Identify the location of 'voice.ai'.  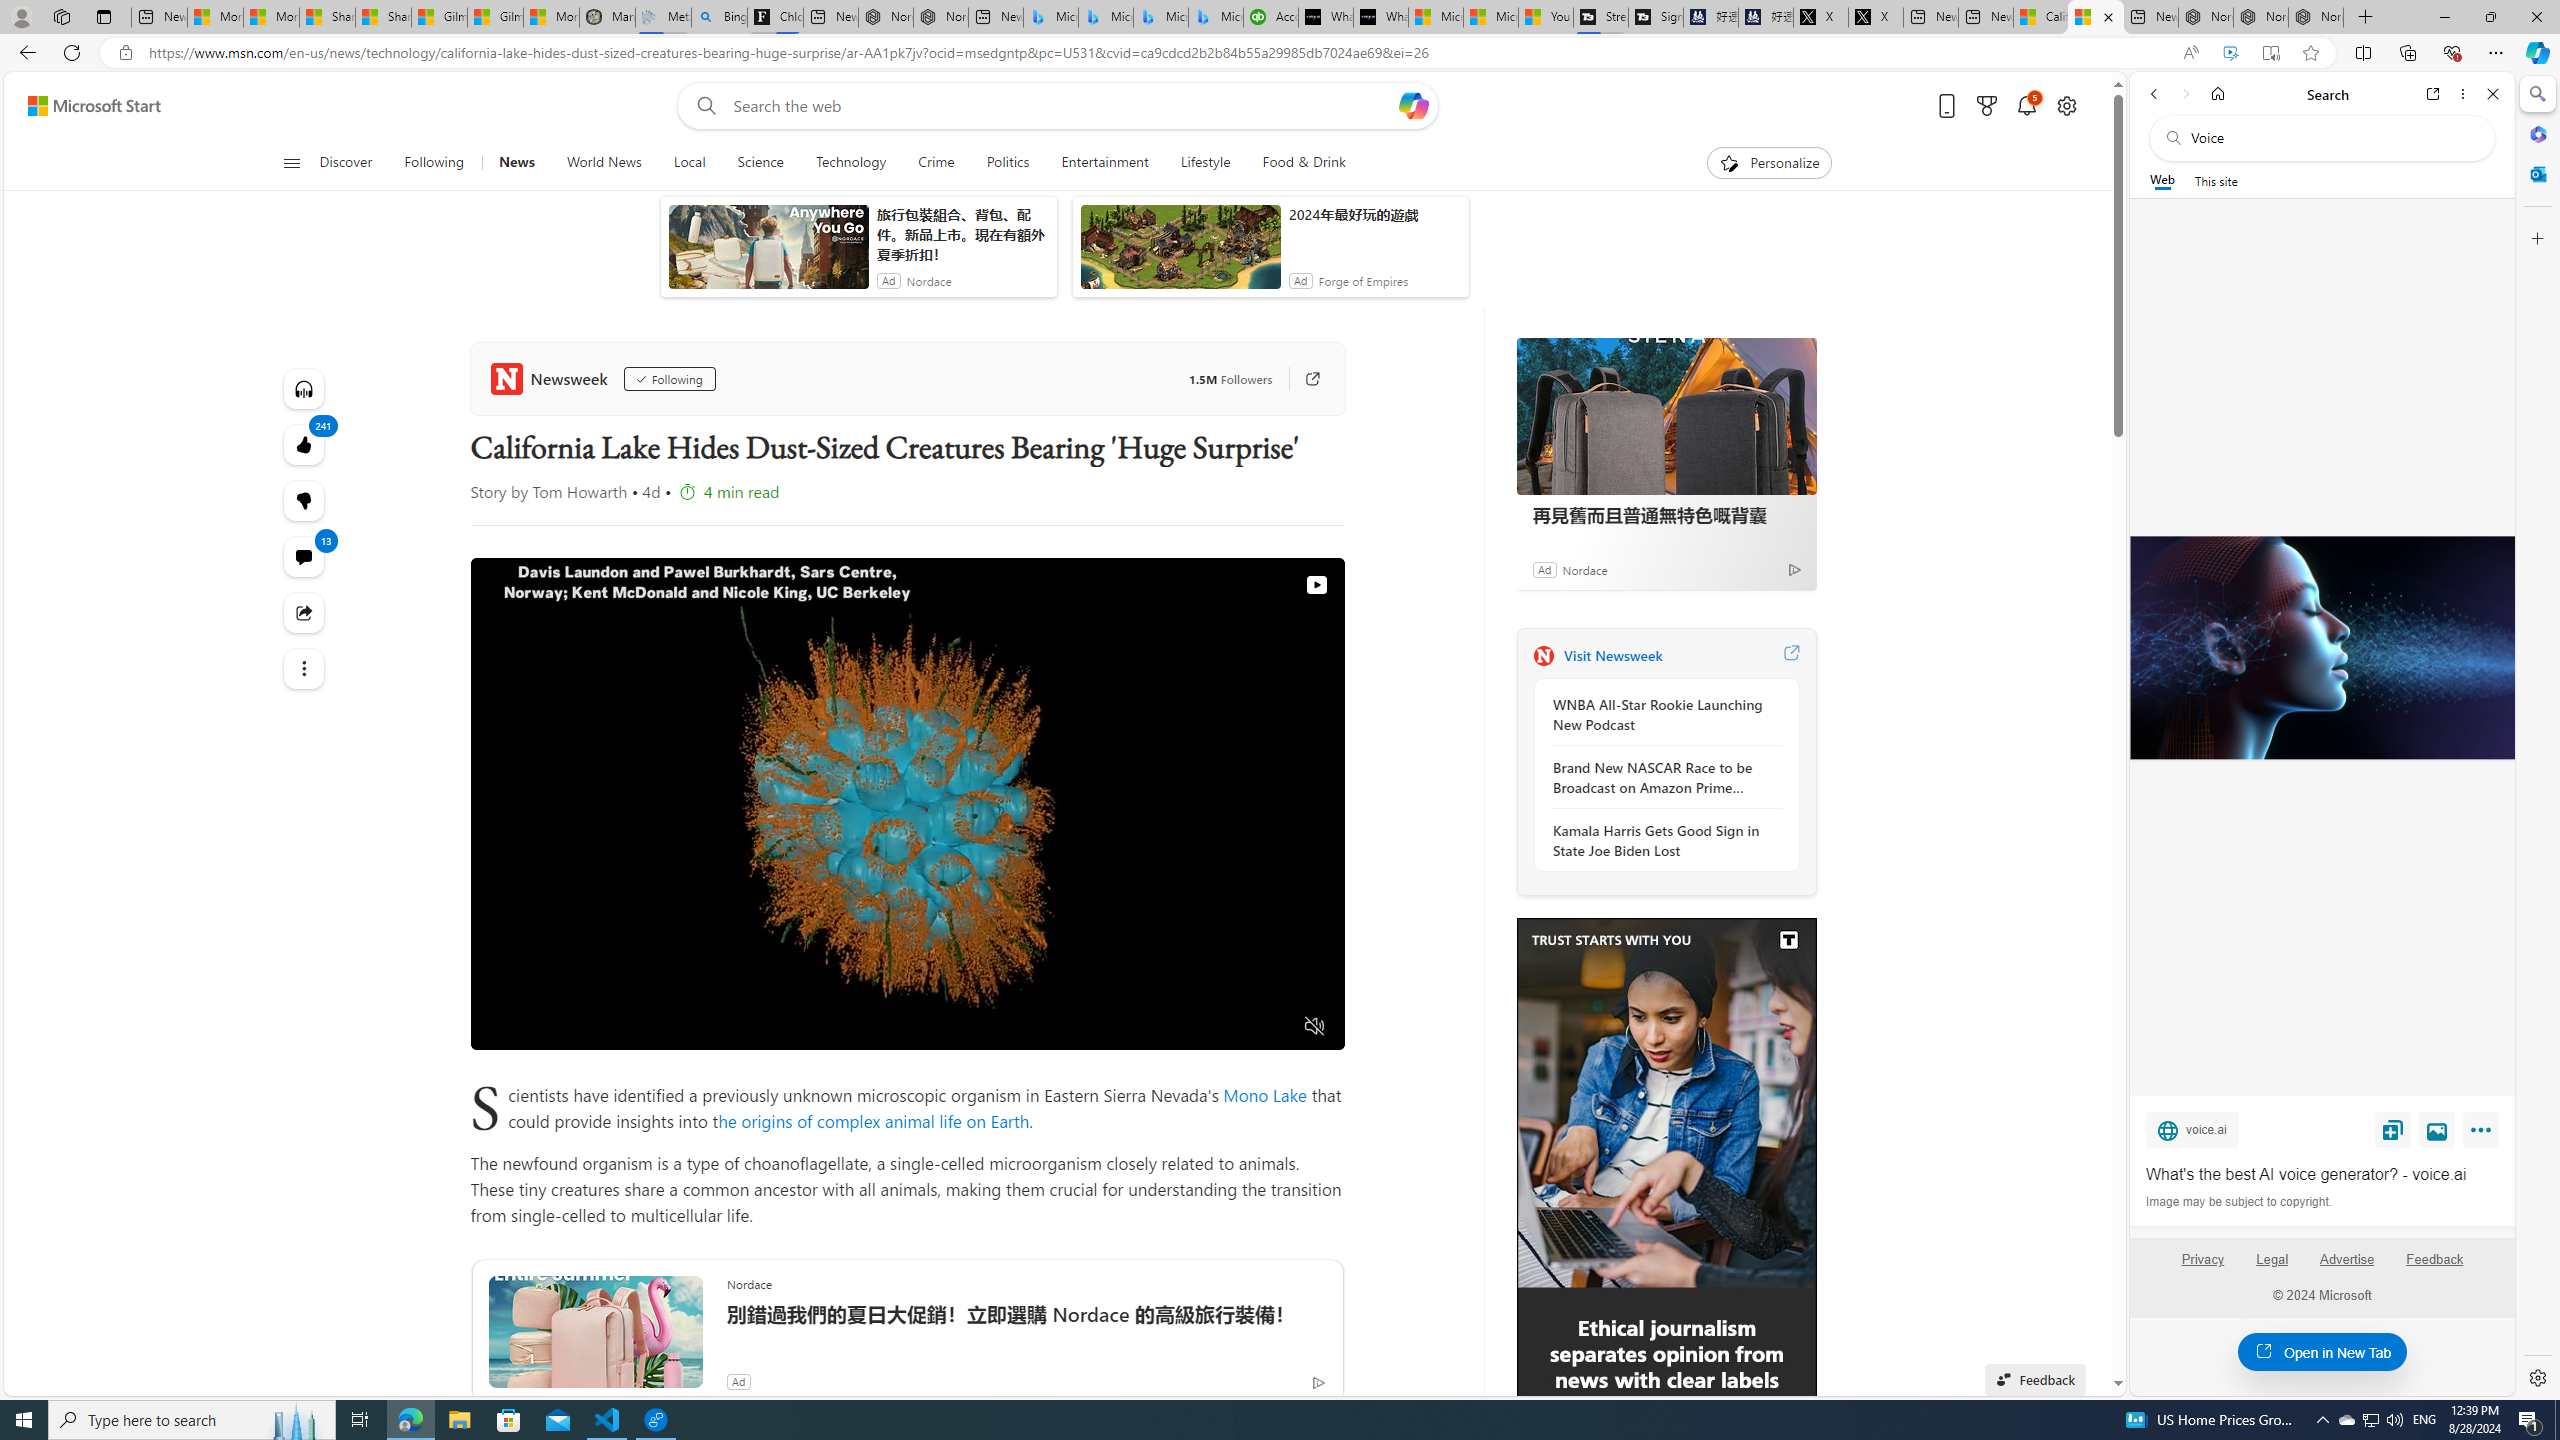
(2192, 1129).